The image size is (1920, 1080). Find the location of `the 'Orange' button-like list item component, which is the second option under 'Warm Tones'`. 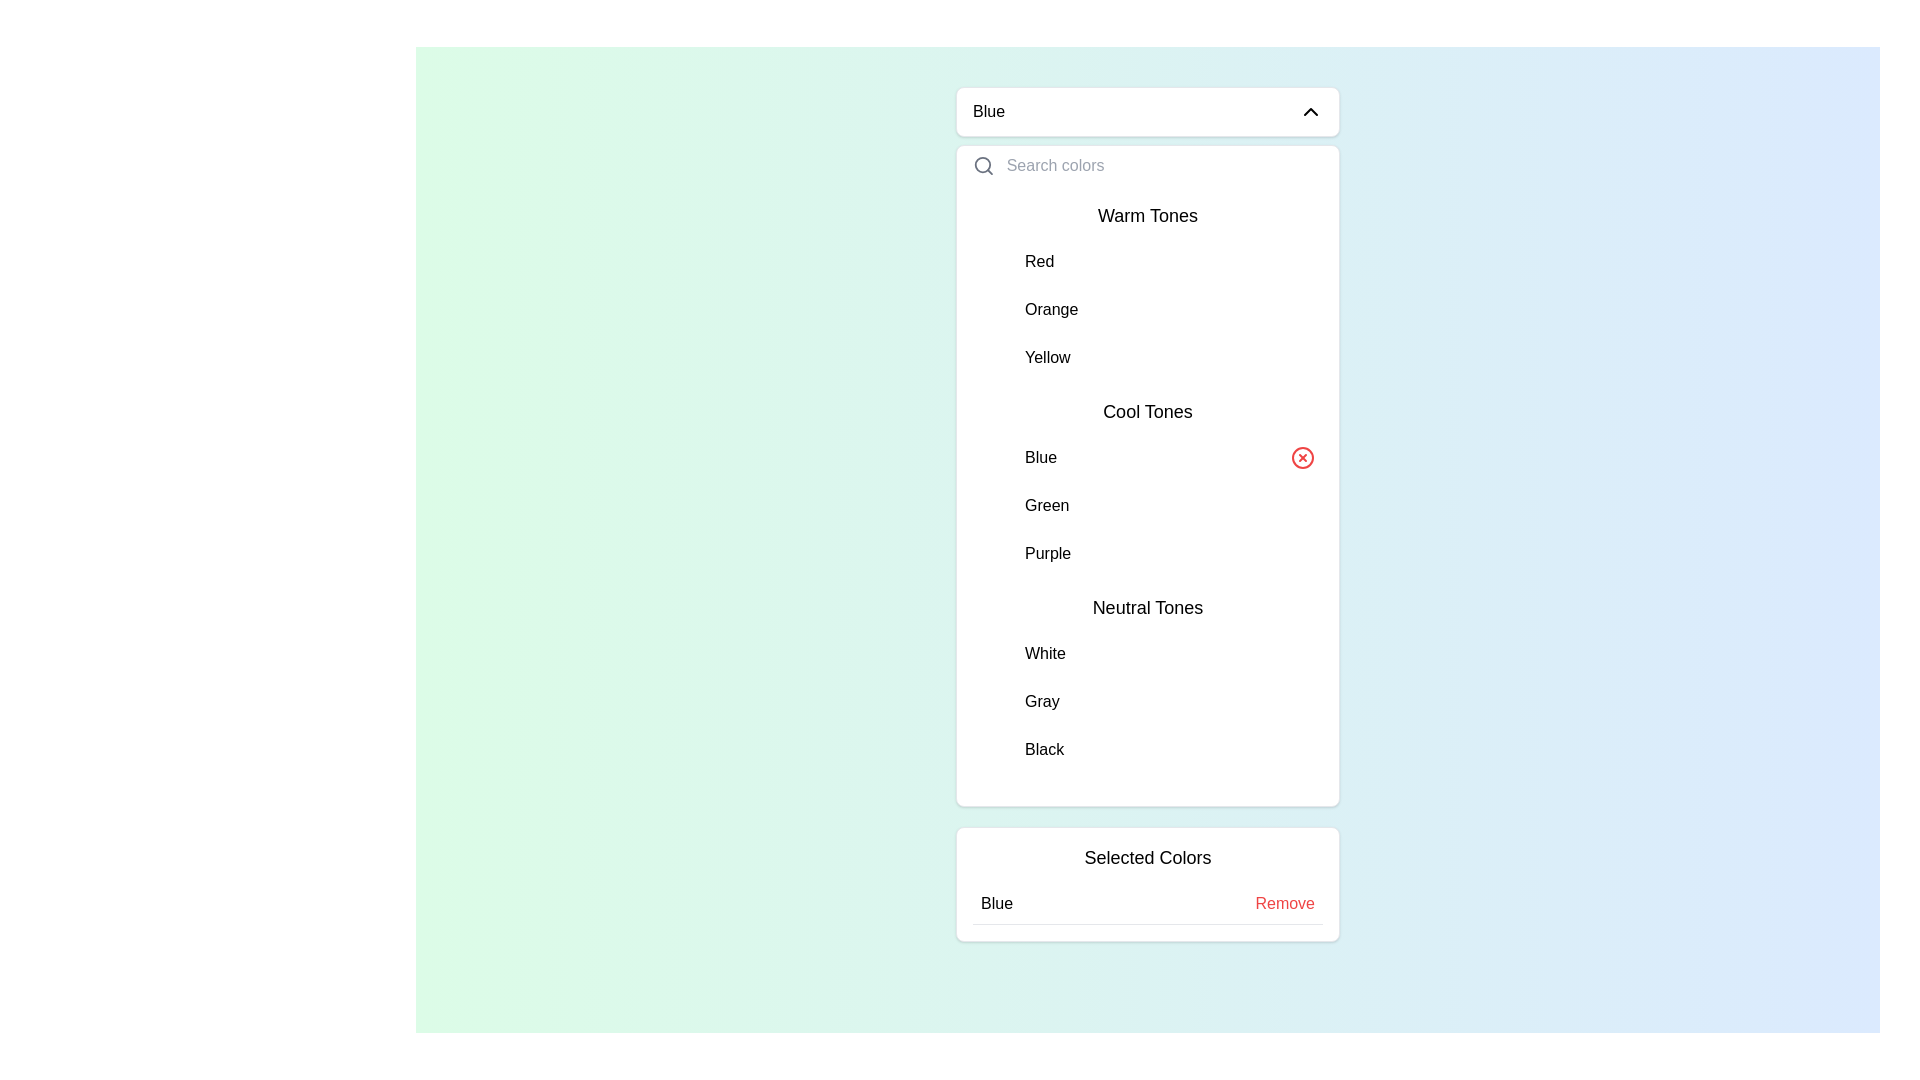

the 'Orange' button-like list item component, which is the second option under 'Warm Tones' is located at coordinates (1147, 309).